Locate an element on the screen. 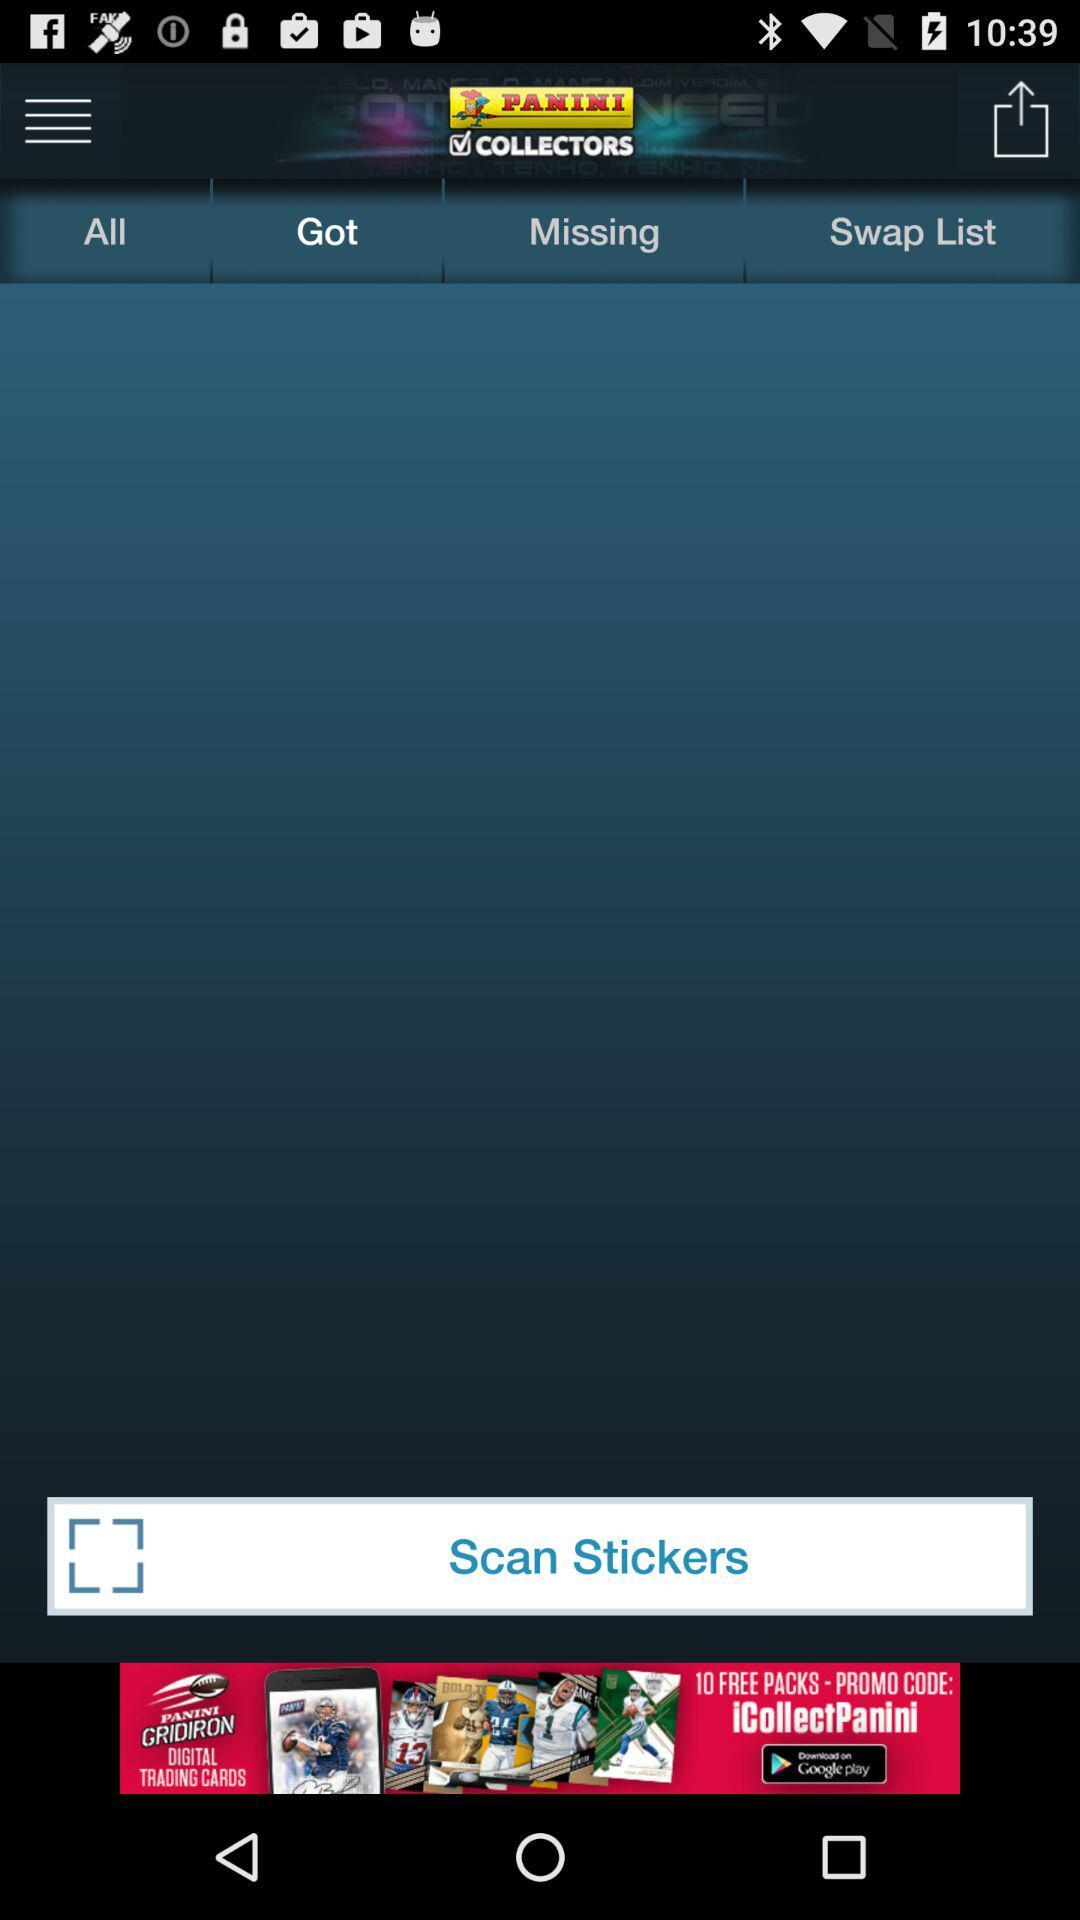 The height and width of the screenshot is (1920, 1080). got icon is located at coordinates (326, 230).